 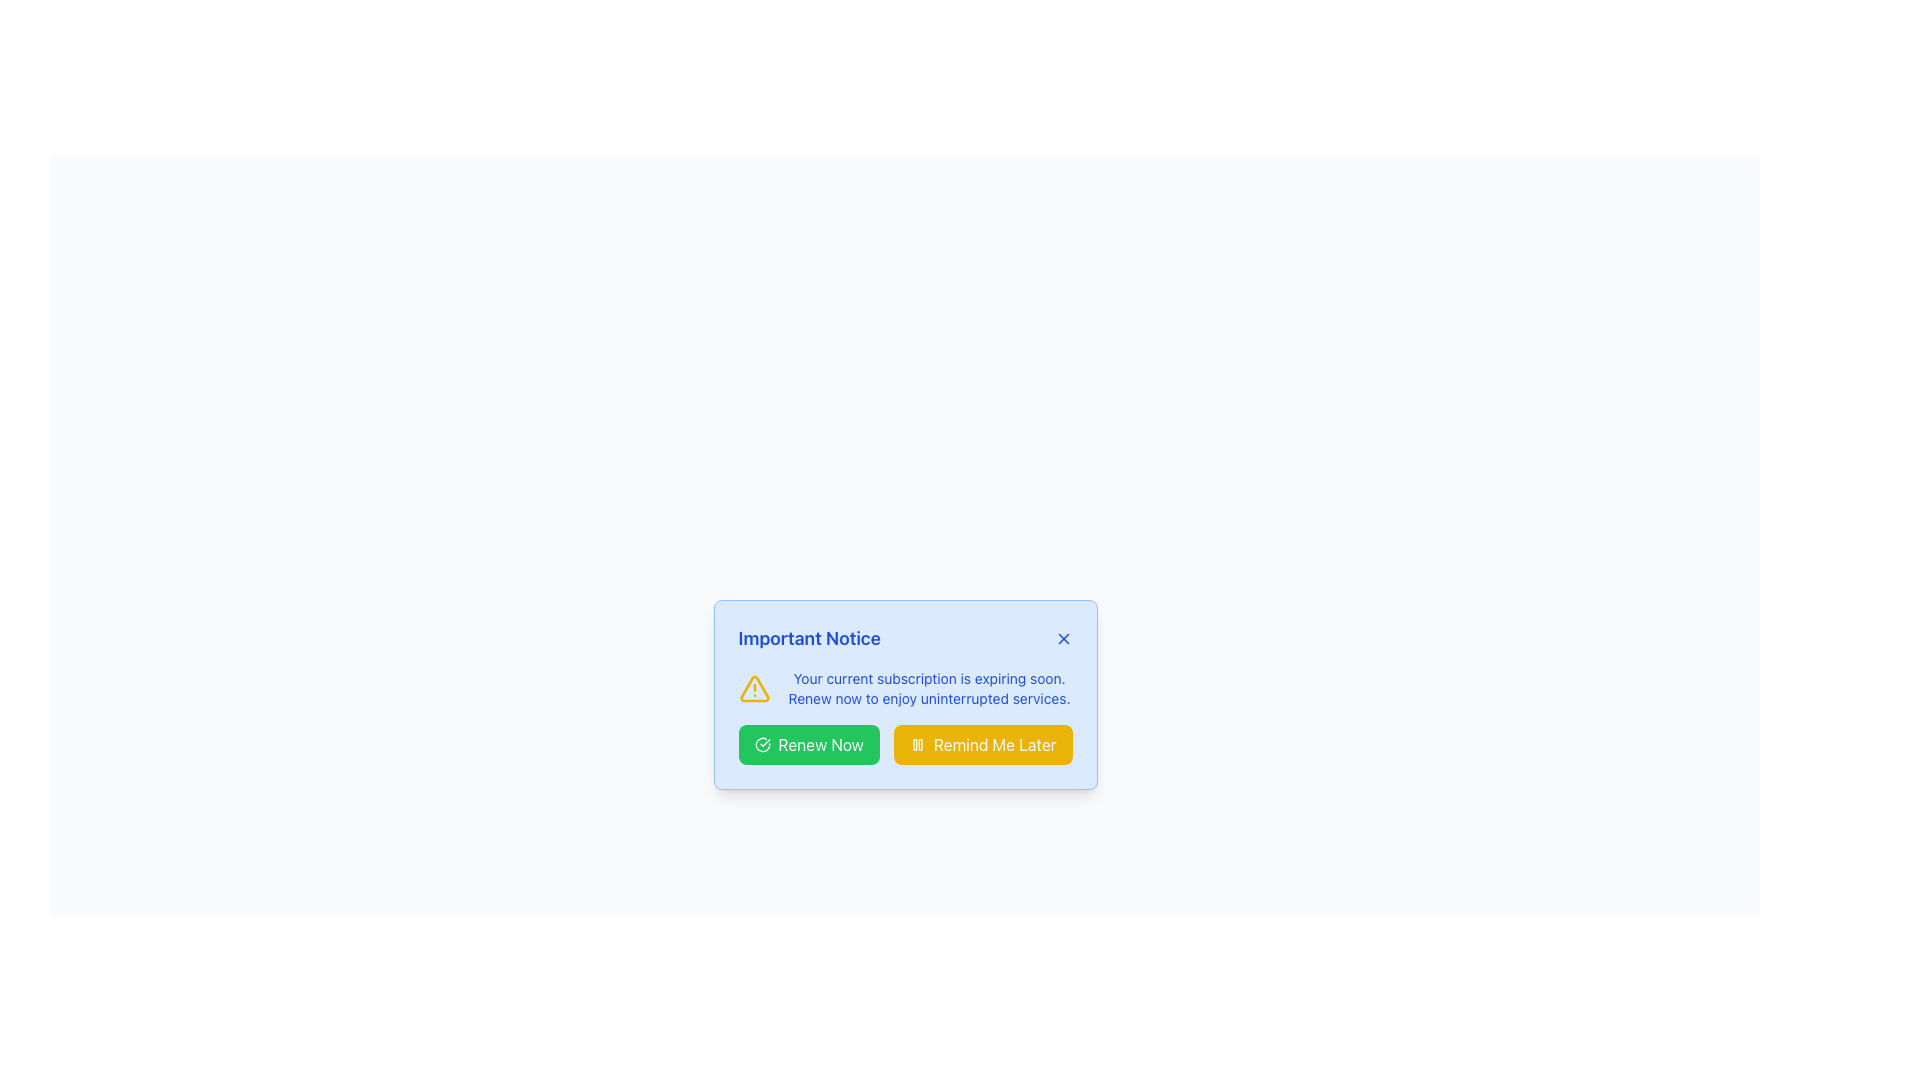 I want to click on the cross-shaped close button located in the top-right corner of the 'Important Notice' notification panel, so click(x=1062, y=639).